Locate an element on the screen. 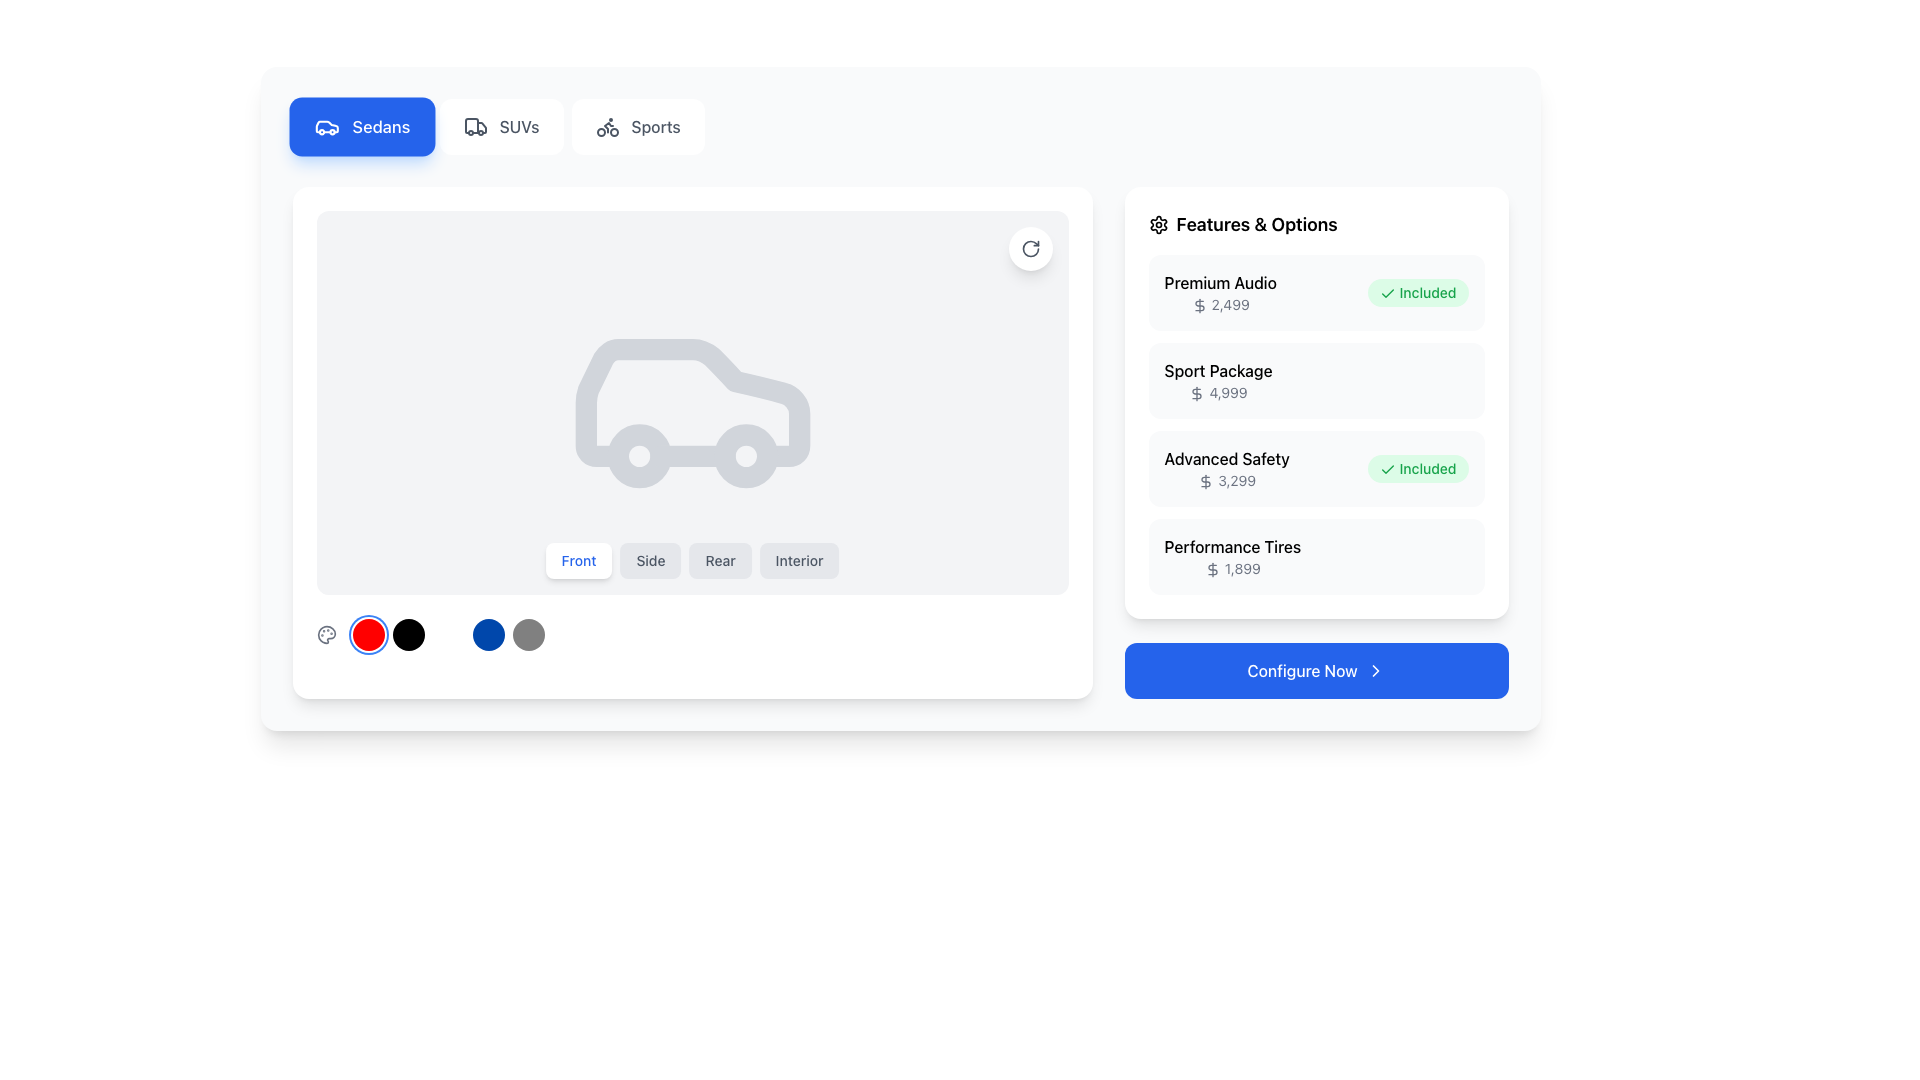 This screenshot has height=1080, width=1920. the 'Side' button, which is the second button in a group of four is located at coordinates (651, 560).